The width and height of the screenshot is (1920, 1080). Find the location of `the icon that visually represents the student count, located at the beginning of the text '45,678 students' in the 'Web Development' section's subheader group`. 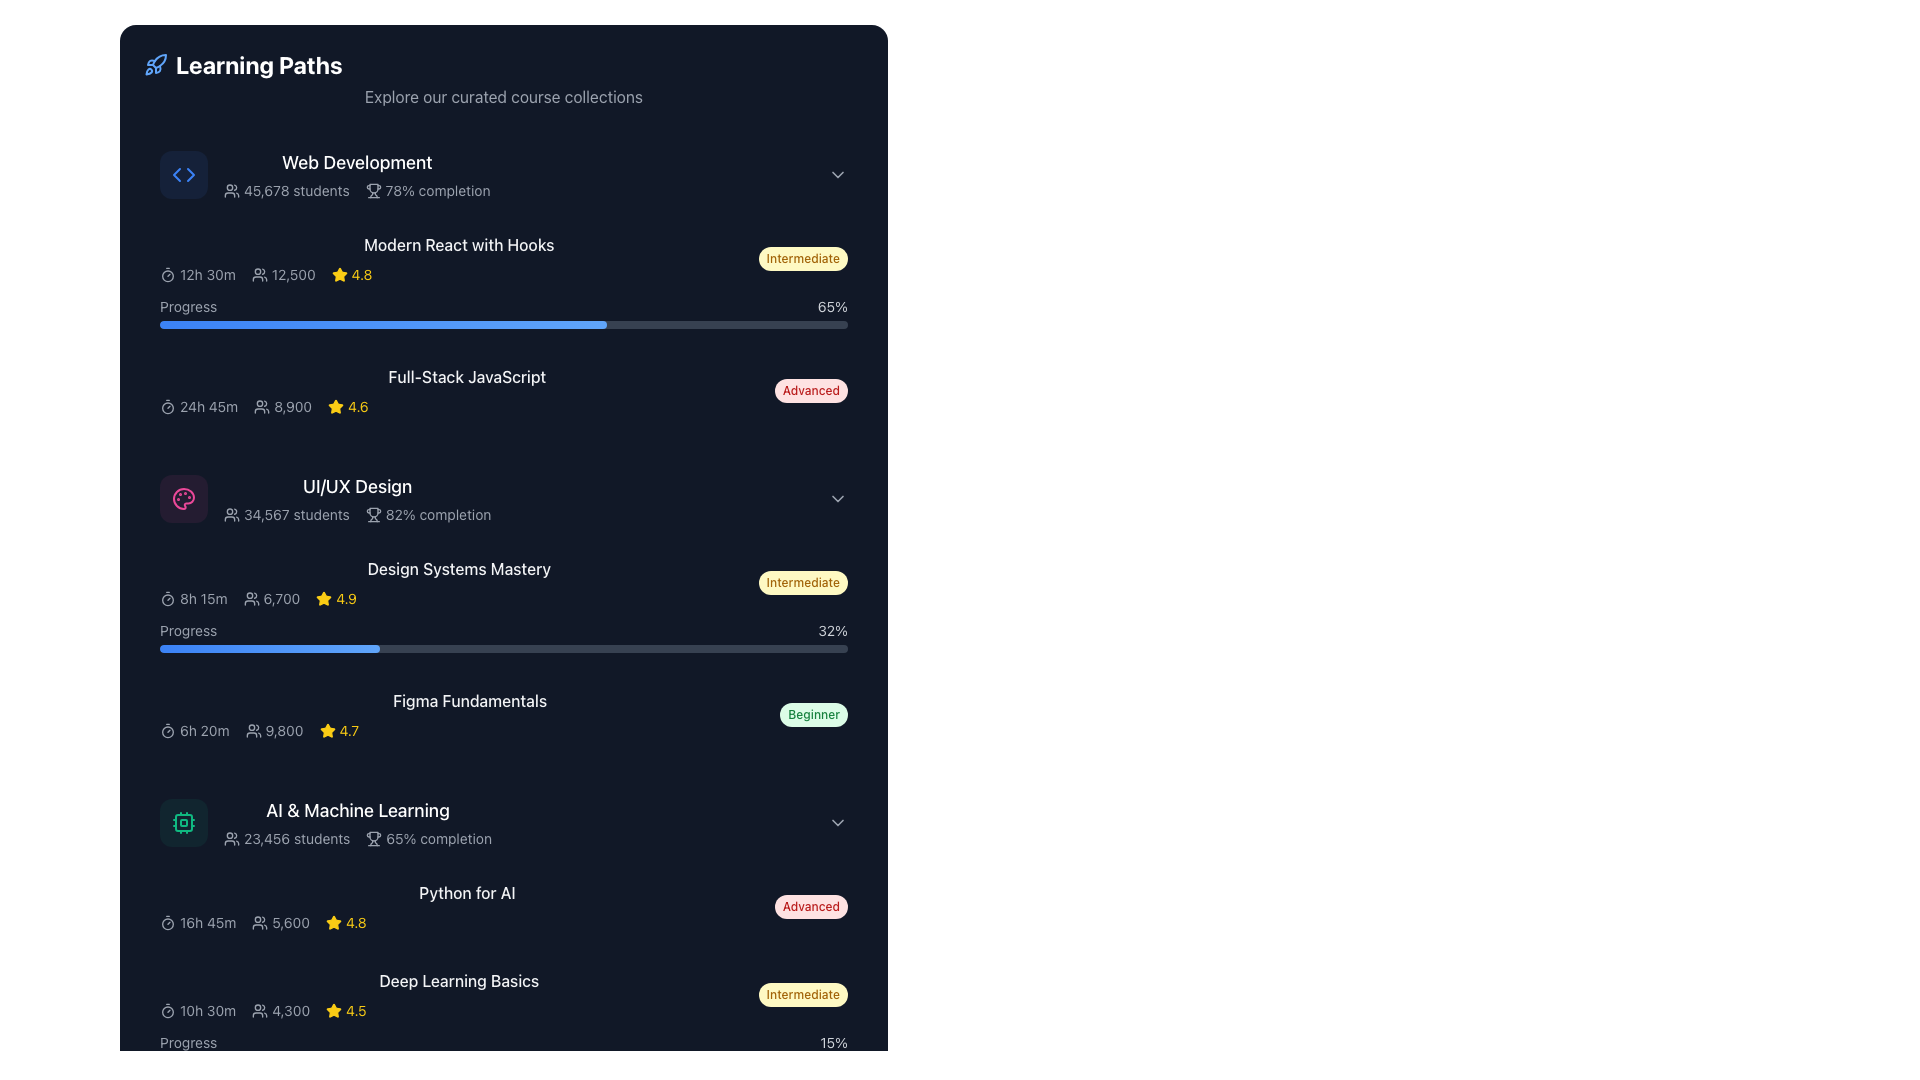

the icon that visually represents the student count, located at the beginning of the text '45,678 students' in the 'Web Development' section's subheader group is located at coordinates (231, 191).